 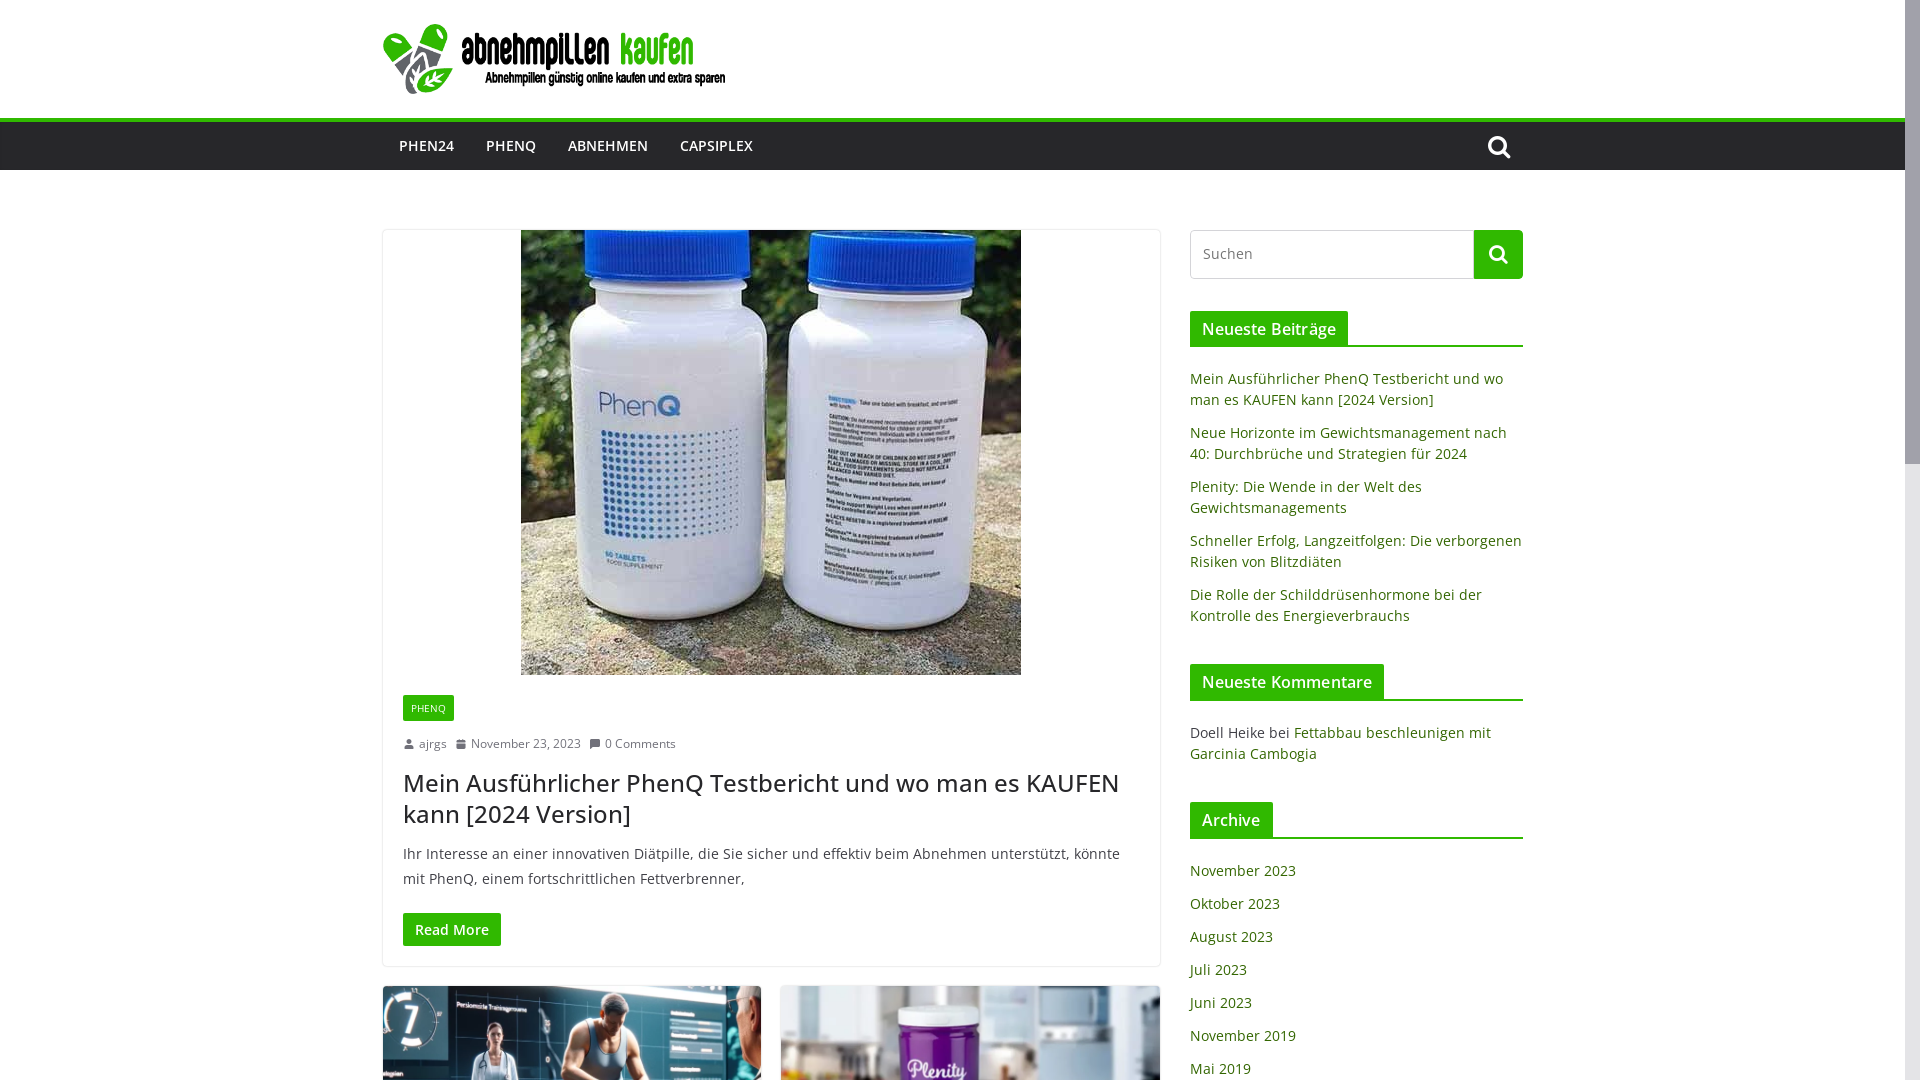 What do you see at coordinates (431, 744) in the screenshot?
I see `'ajrgs'` at bounding box center [431, 744].